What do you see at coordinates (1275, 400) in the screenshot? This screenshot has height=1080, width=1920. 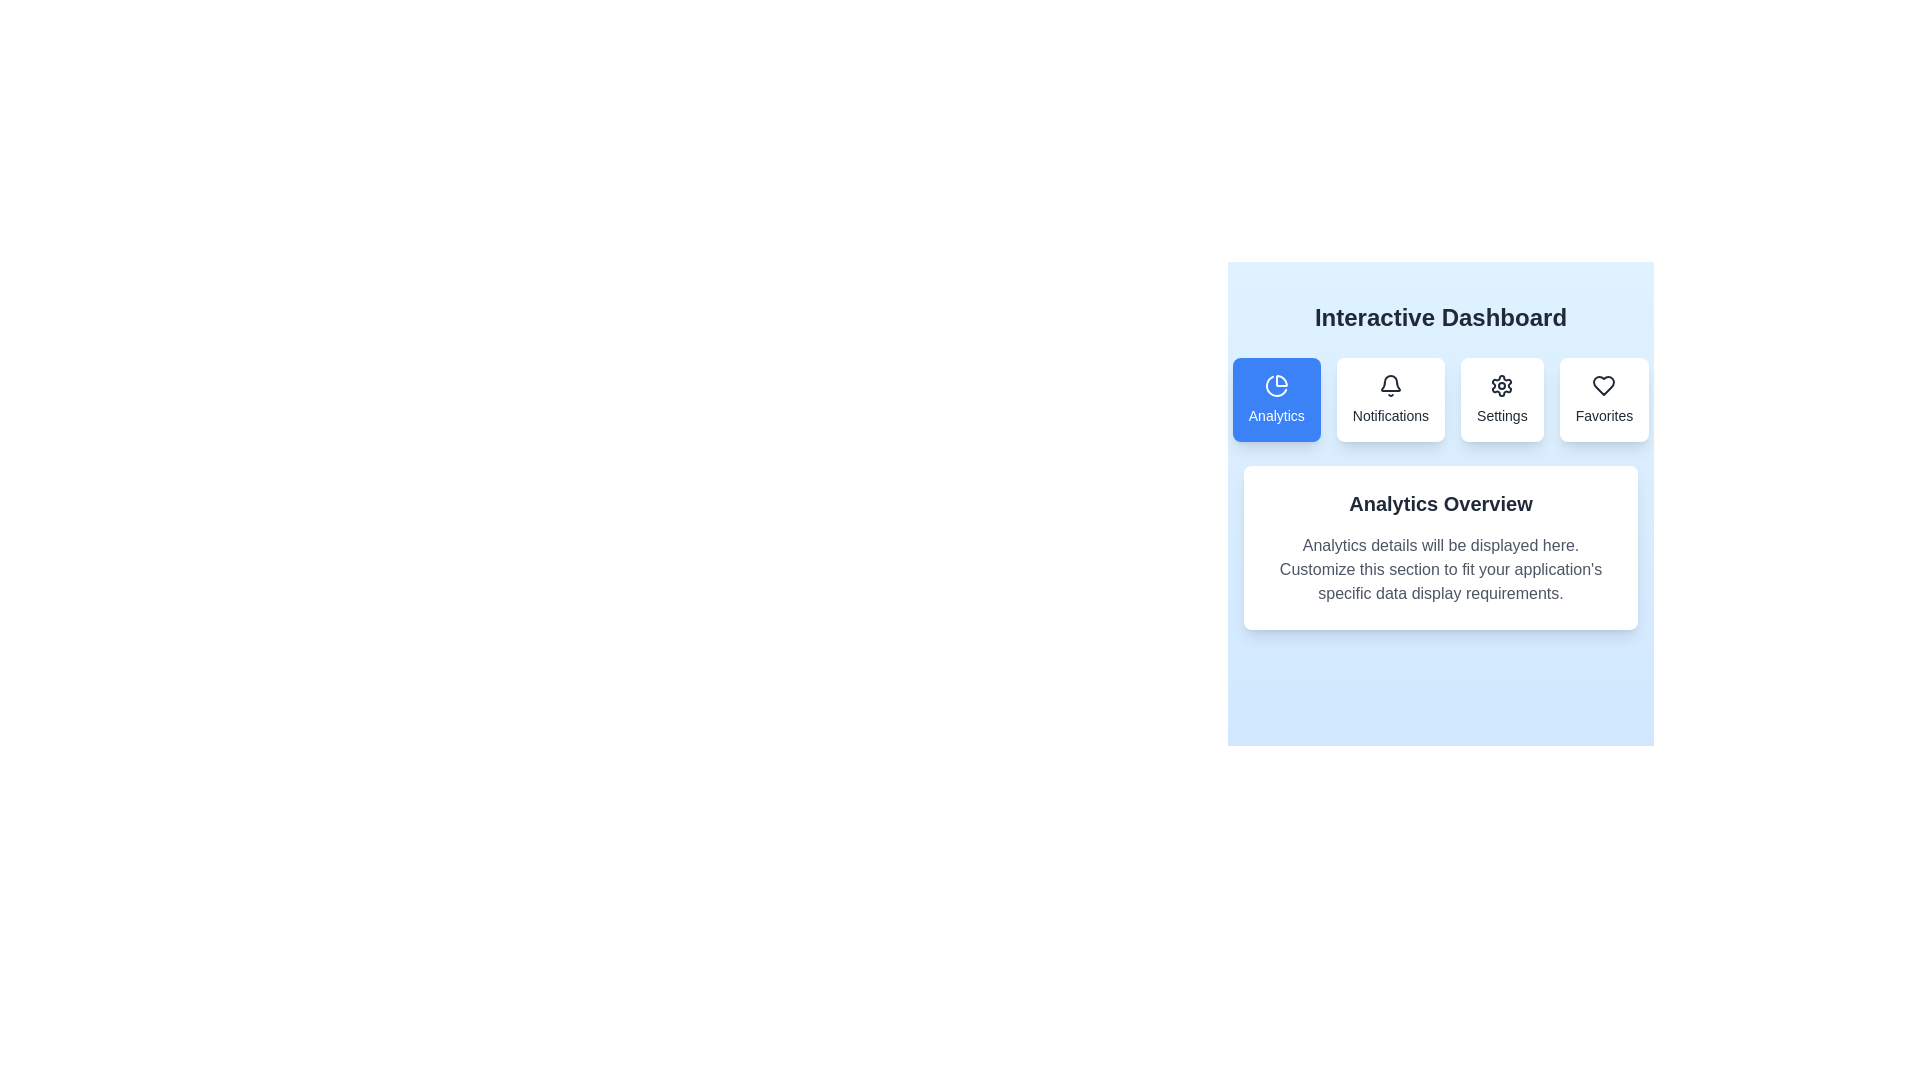 I see `the leftmost button in the row of four buttons` at bounding box center [1275, 400].